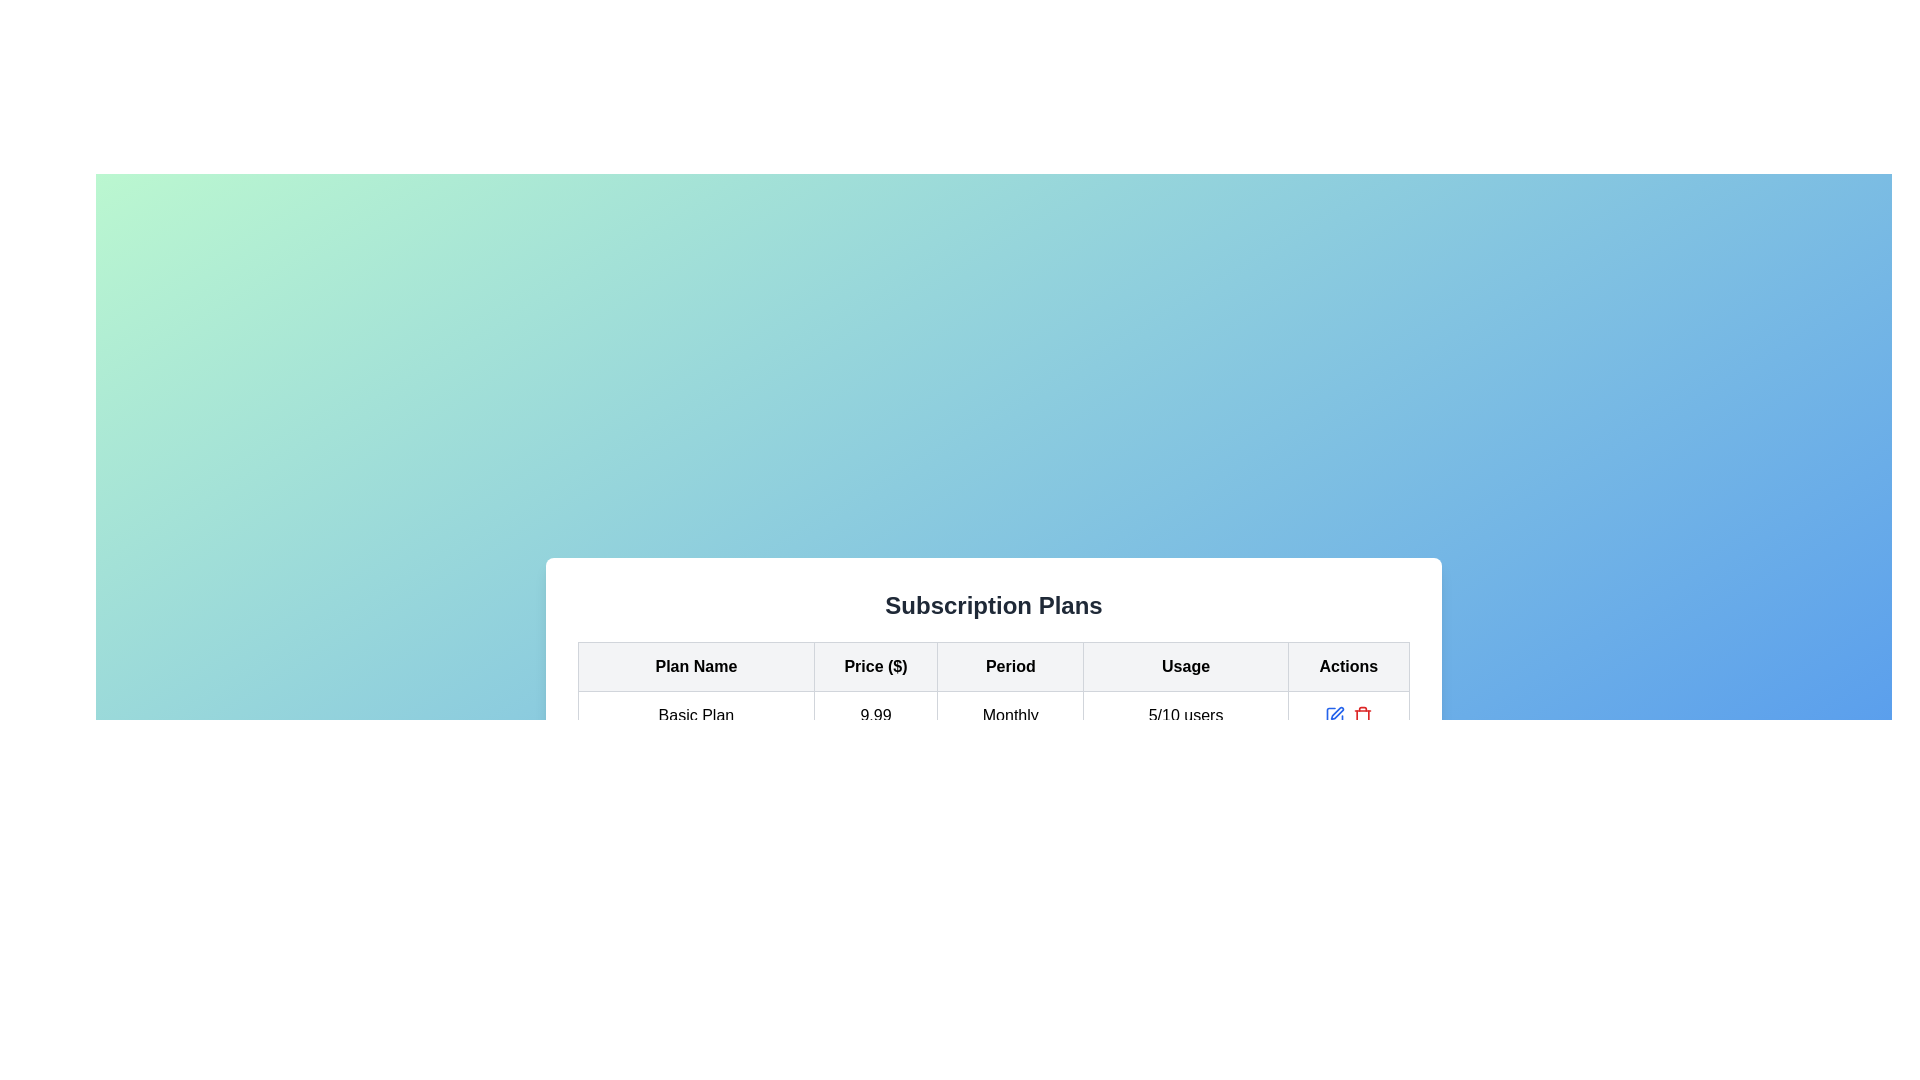 Image resolution: width=1920 pixels, height=1080 pixels. I want to click on the Table Header of the subscription plan table, which contains the column names 'Plan Name,' 'Price ($),' 'Period,' 'Usage,' and 'Actions.', so click(993, 666).